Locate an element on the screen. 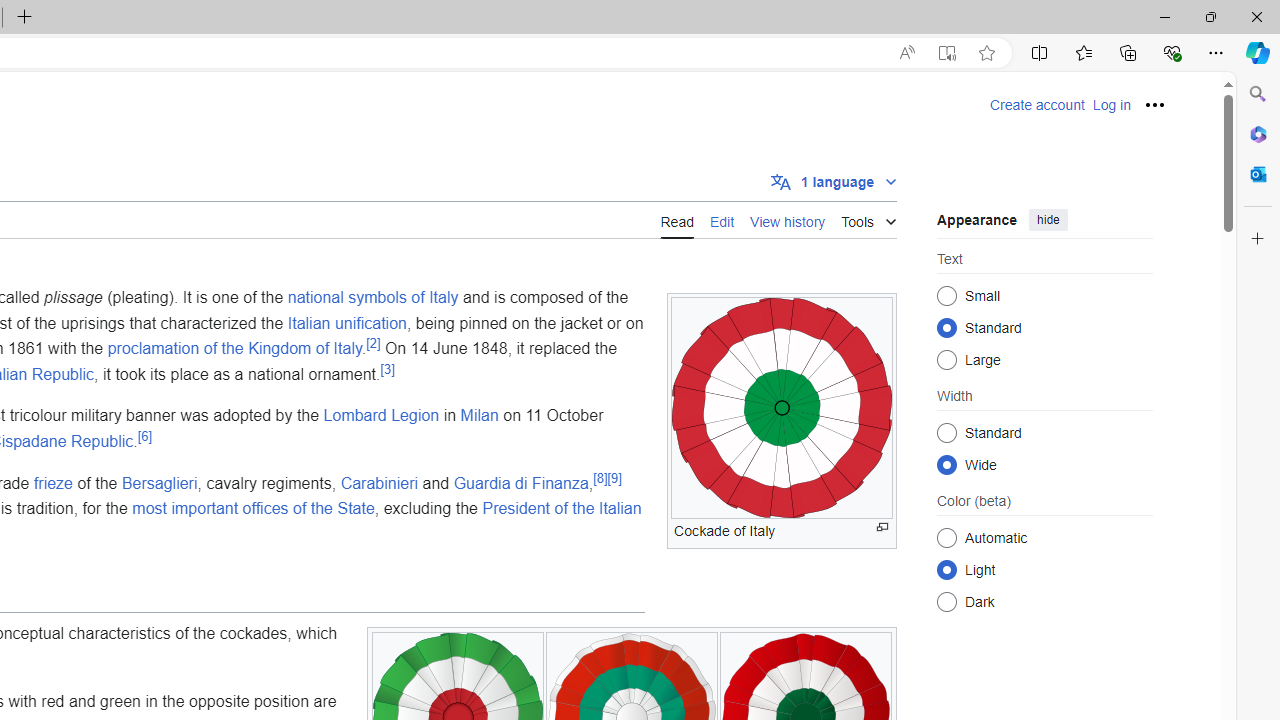 Image resolution: width=1280 pixels, height=720 pixels. '[6]' is located at coordinates (144, 434).